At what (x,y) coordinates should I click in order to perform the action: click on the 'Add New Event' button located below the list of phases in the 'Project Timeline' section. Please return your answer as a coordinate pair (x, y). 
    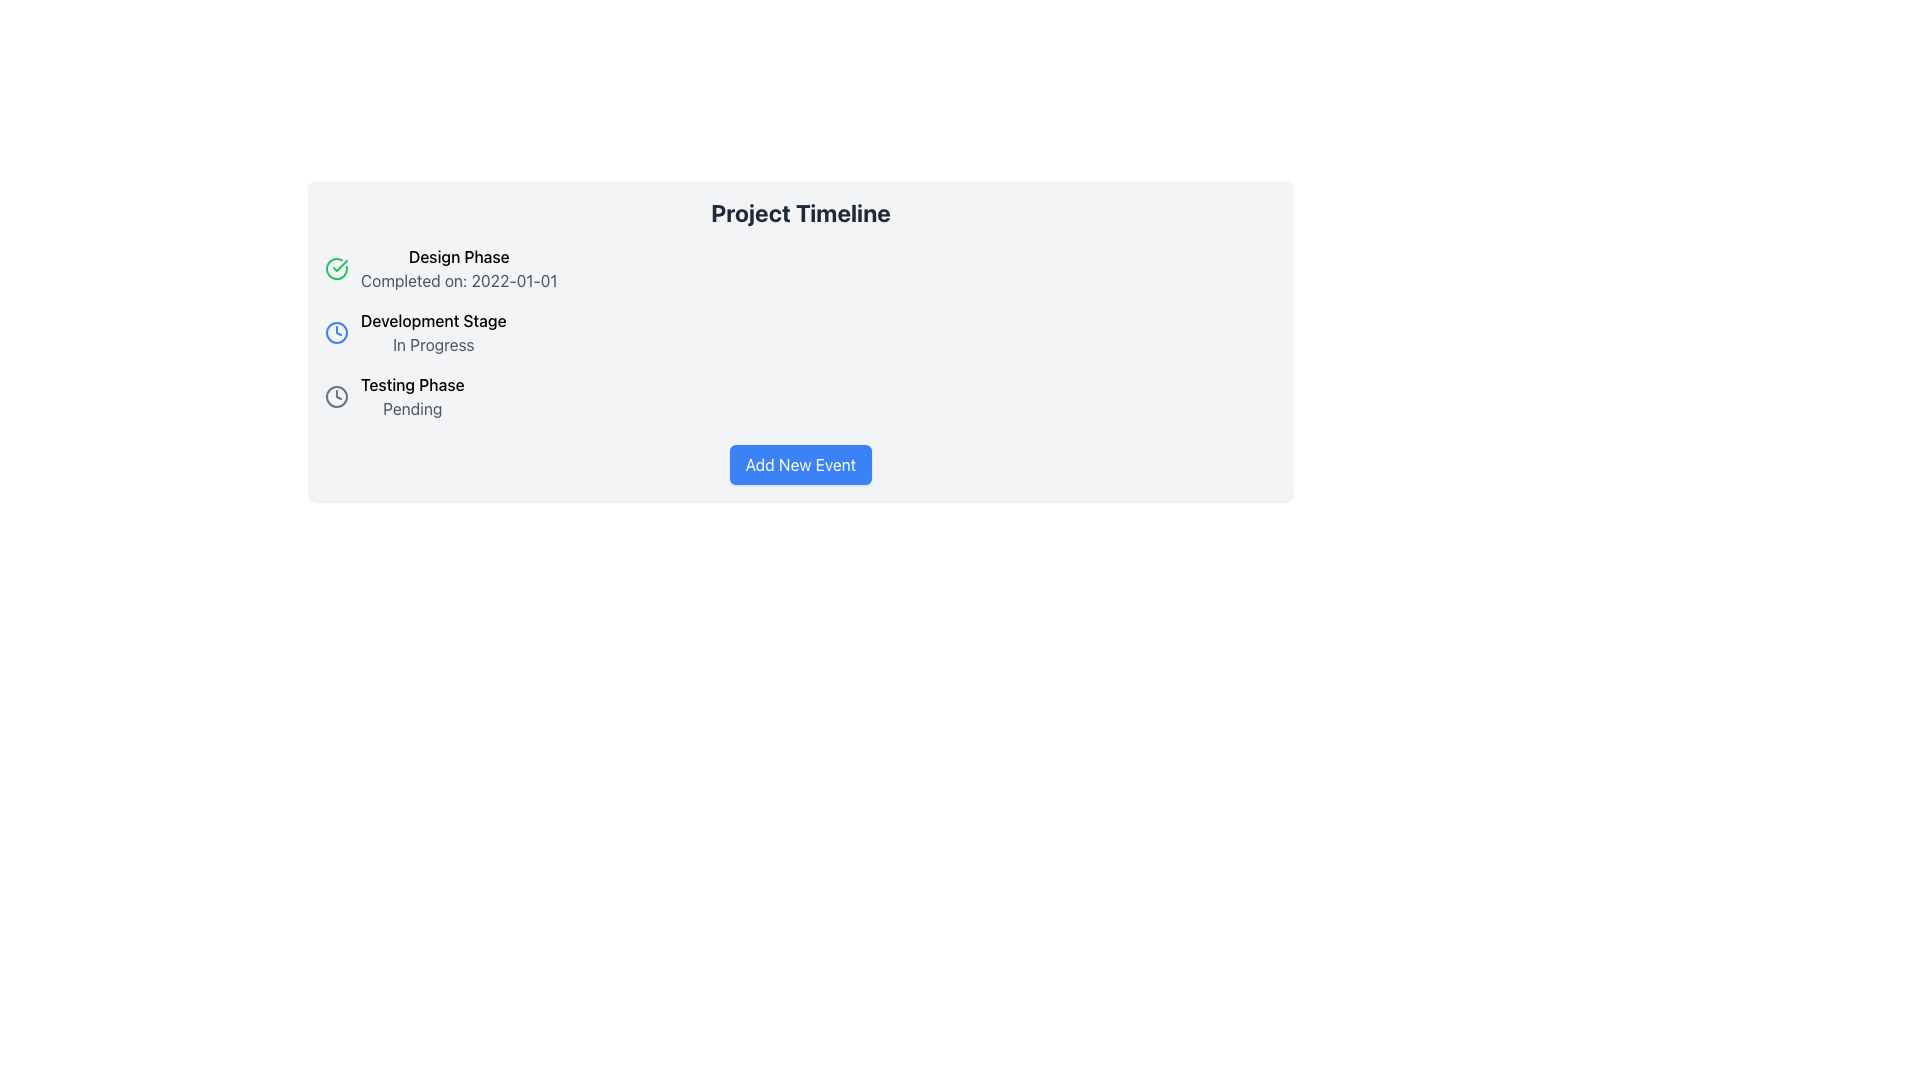
    Looking at the image, I should click on (801, 465).